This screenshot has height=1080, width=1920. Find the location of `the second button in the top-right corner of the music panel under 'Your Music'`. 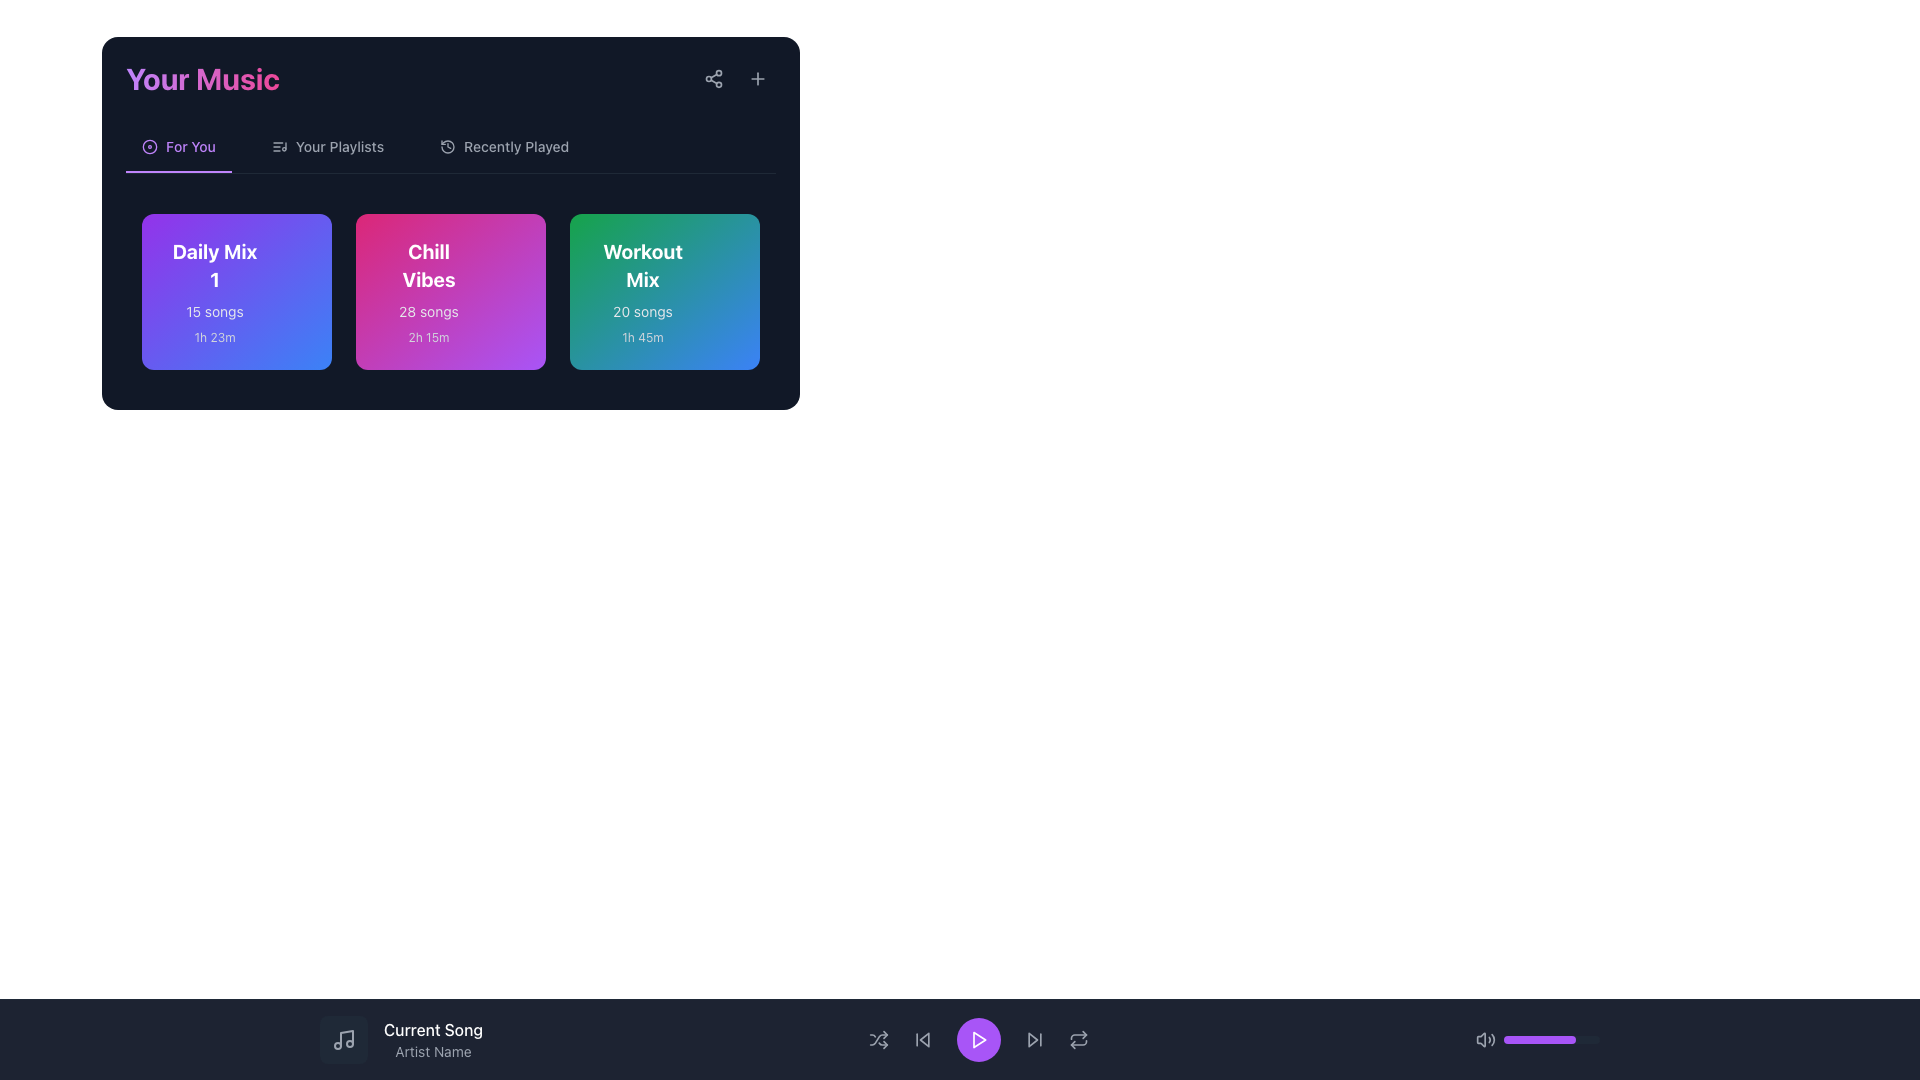

the second button in the top-right corner of the music panel under 'Your Music' is located at coordinates (757, 77).